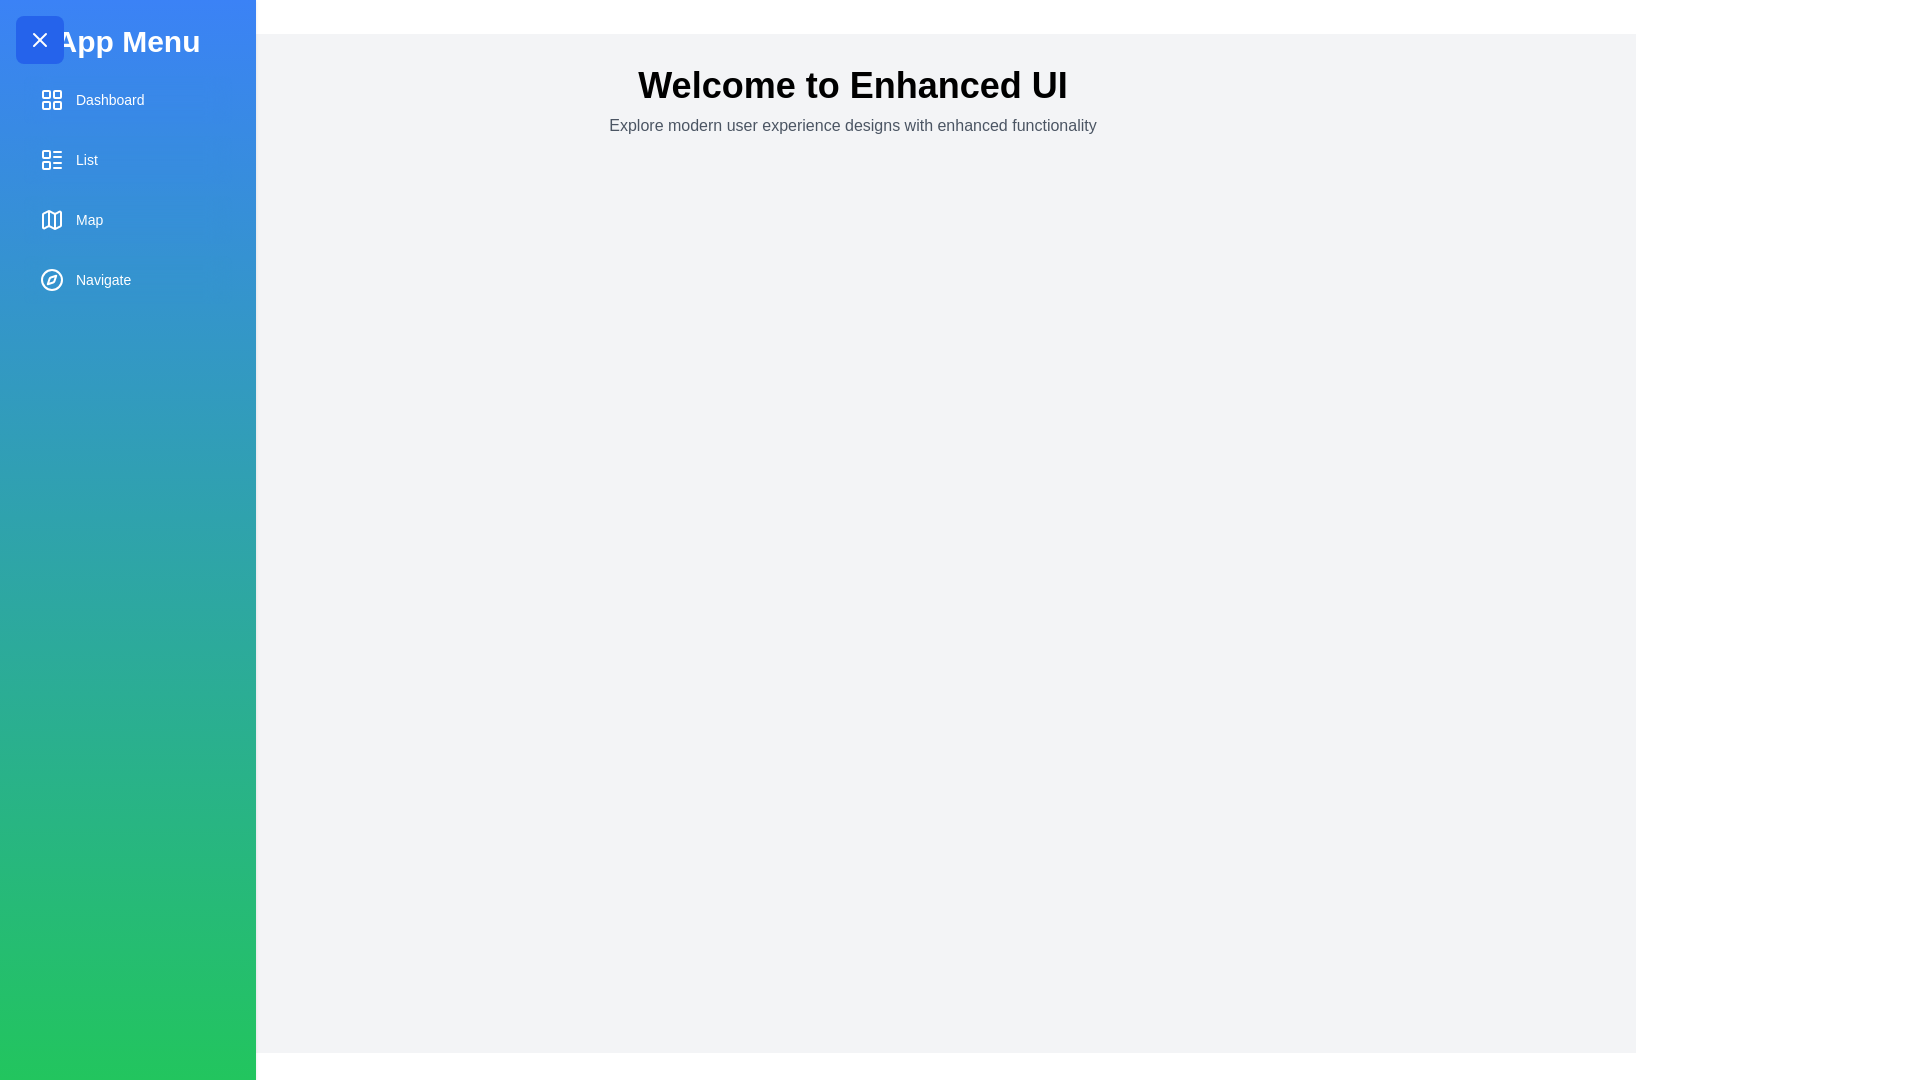 The height and width of the screenshot is (1080, 1920). Describe the element at coordinates (127, 100) in the screenshot. I see `the menu item labeled Dashboard` at that location.